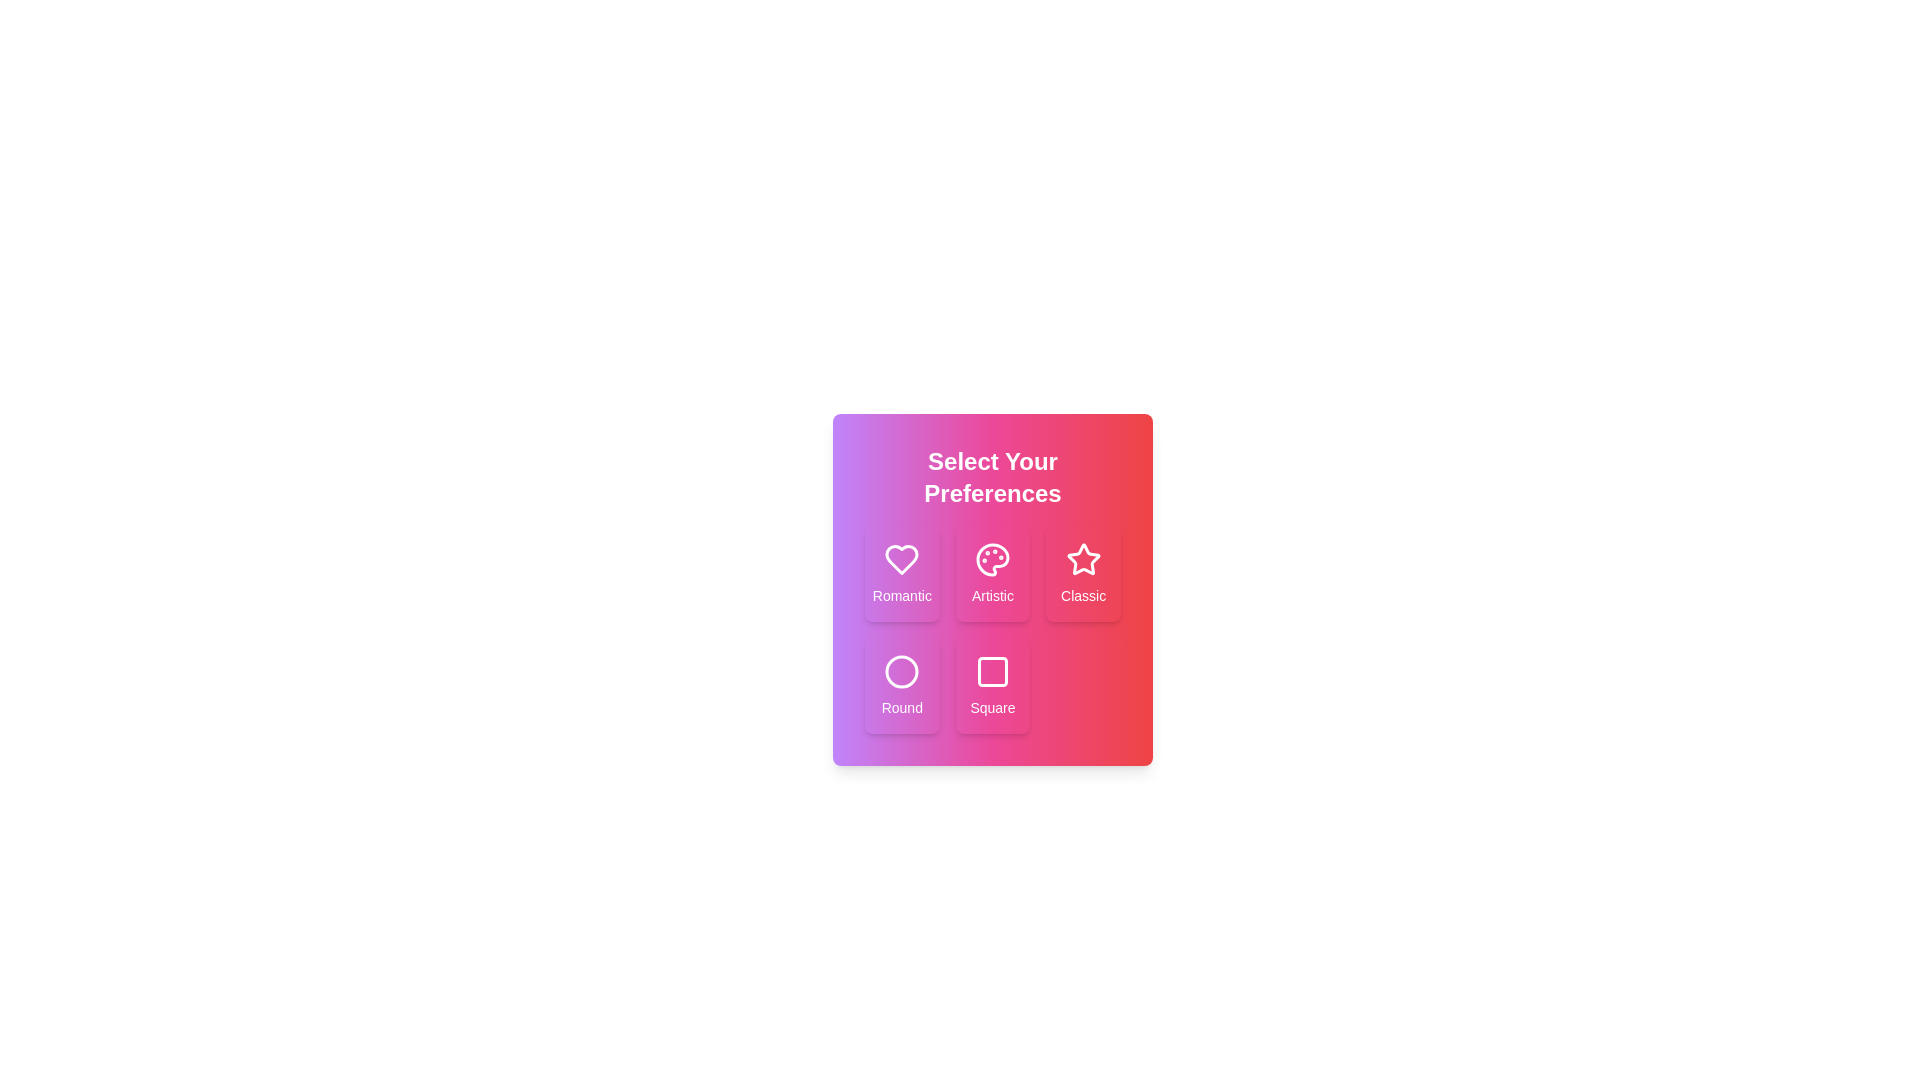 The height and width of the screenshot is (1080, 1920). What do you see at coordinates (1083, 574) in the screenshot?
I see `the preference option Classic` at bounding box center [1083, 574].